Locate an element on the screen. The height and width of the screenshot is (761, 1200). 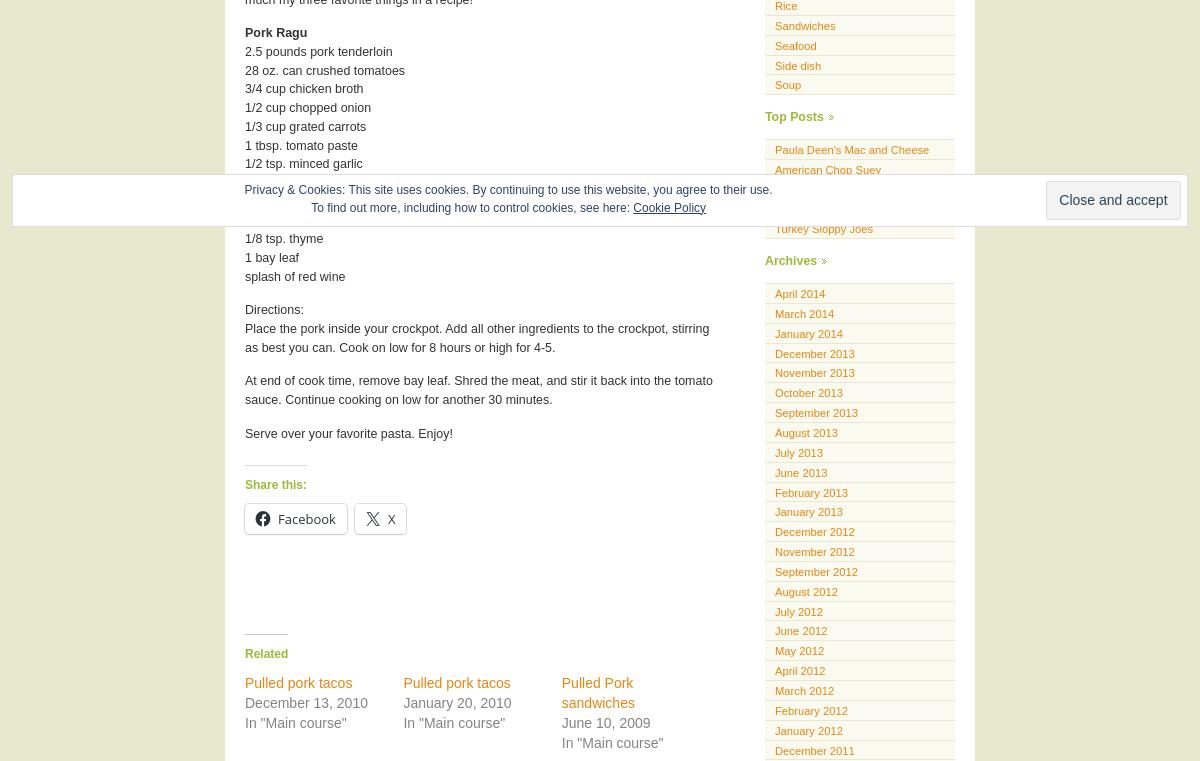
'Rice' is located at coordinates (785, 5).